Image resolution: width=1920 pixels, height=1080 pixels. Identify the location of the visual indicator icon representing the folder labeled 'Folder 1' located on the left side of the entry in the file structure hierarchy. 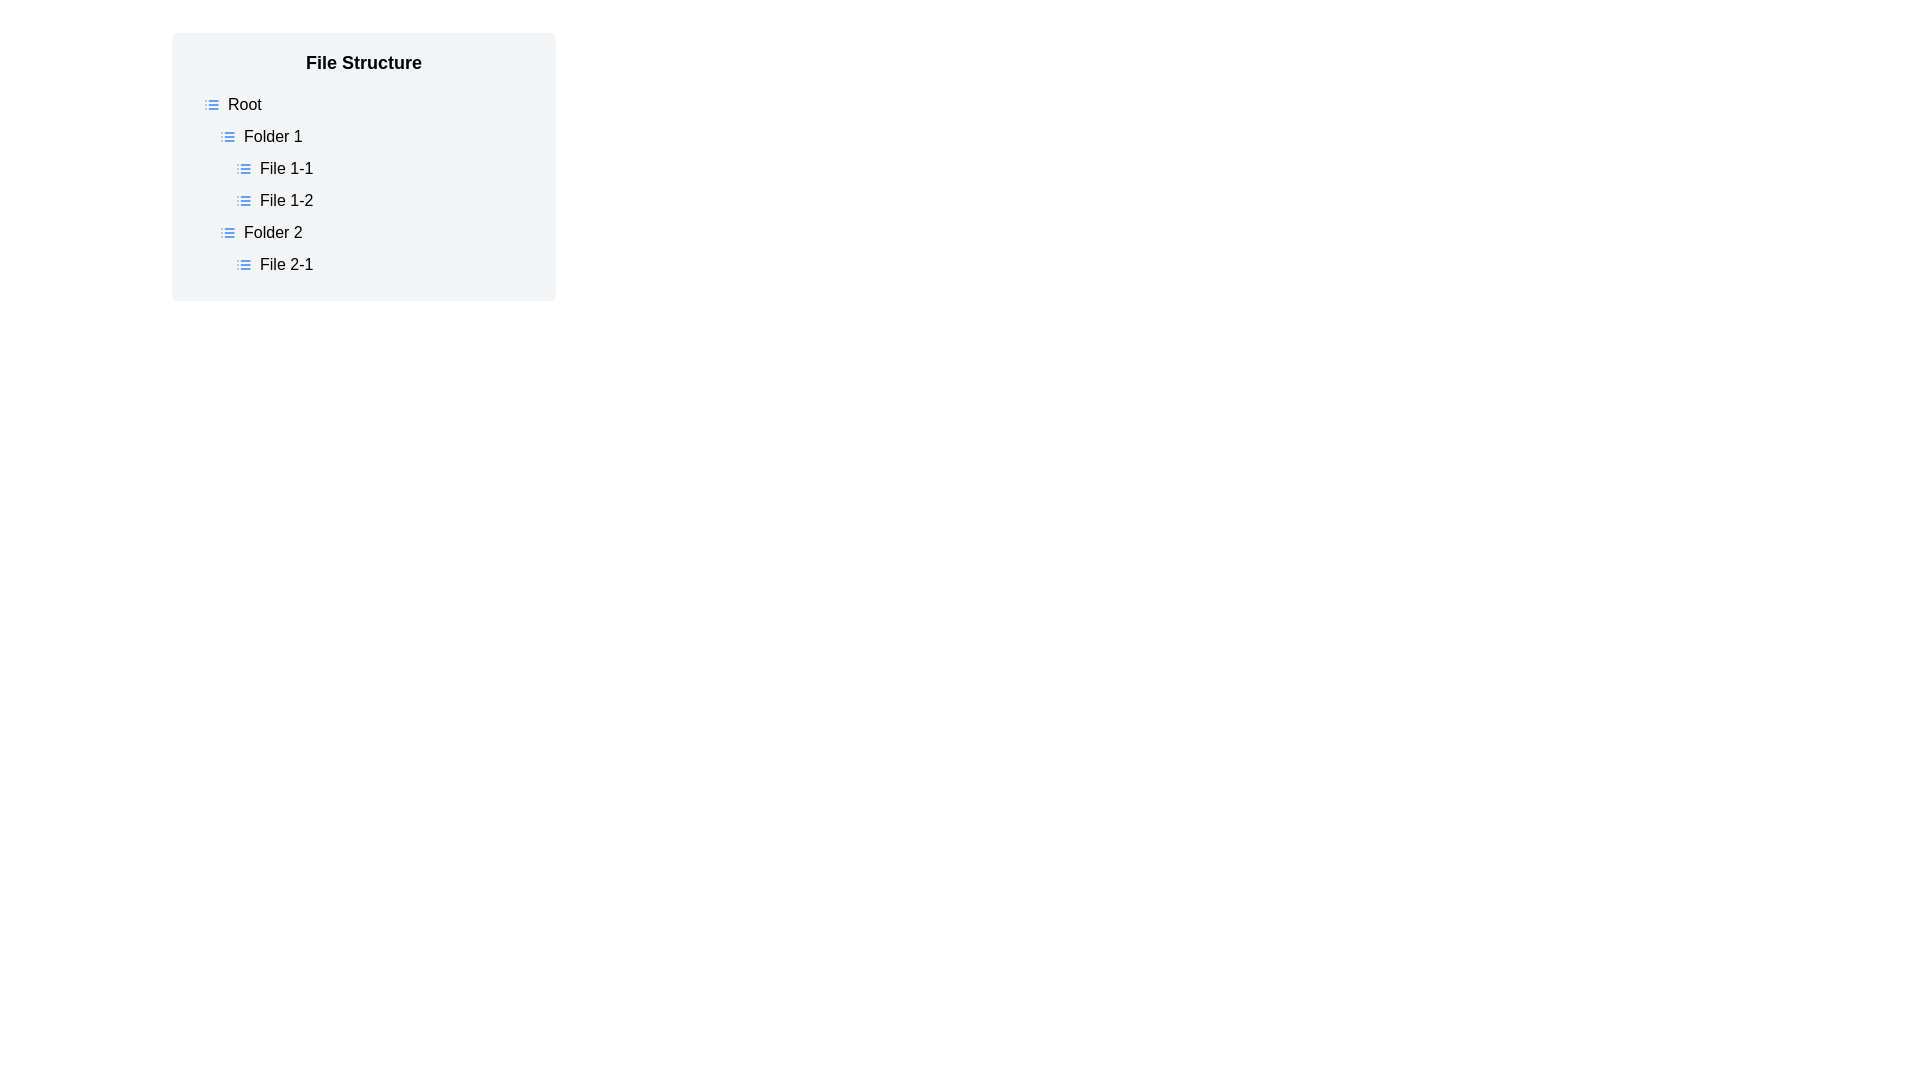
(227, 136).